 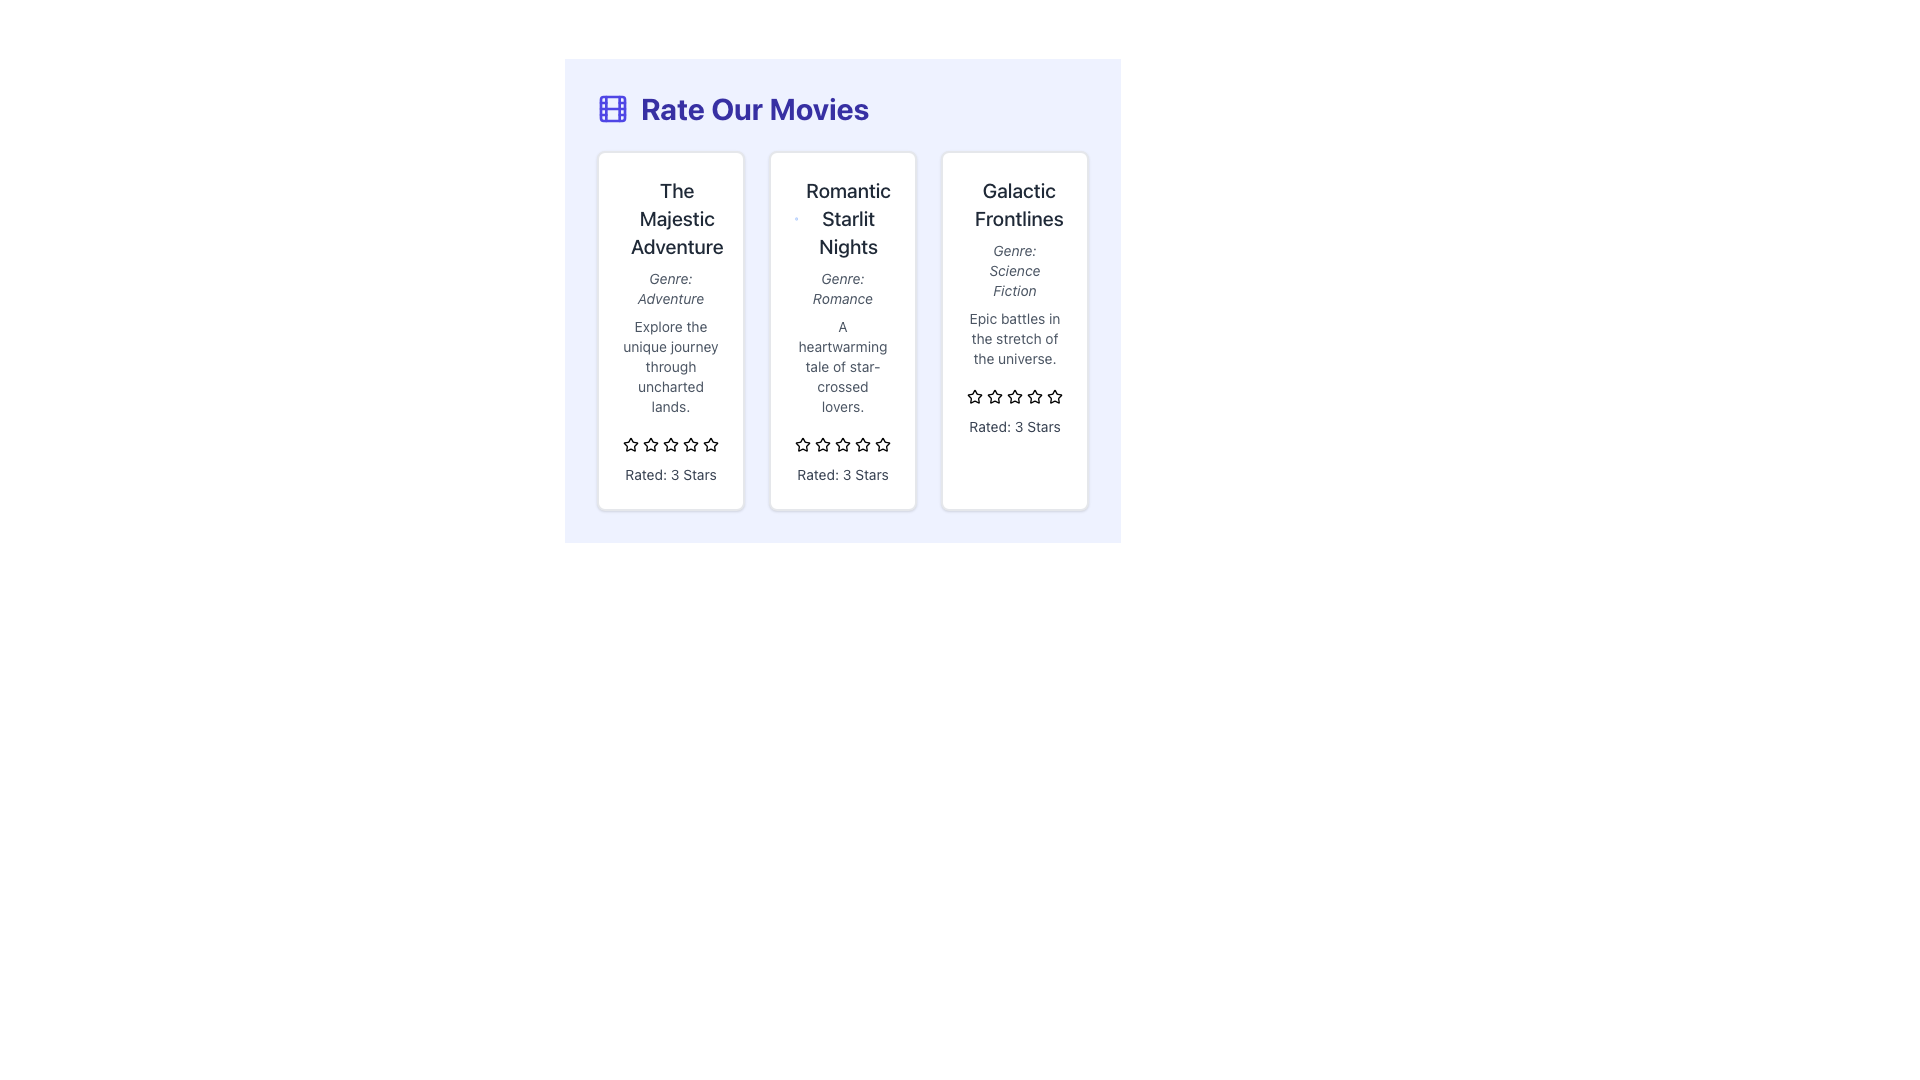 I want to click on the rating Text Label located at the bottom edge of the 'Romantic Starlit Nights' card, which displays the rating of the associated content item, so click(x=843, y=474).